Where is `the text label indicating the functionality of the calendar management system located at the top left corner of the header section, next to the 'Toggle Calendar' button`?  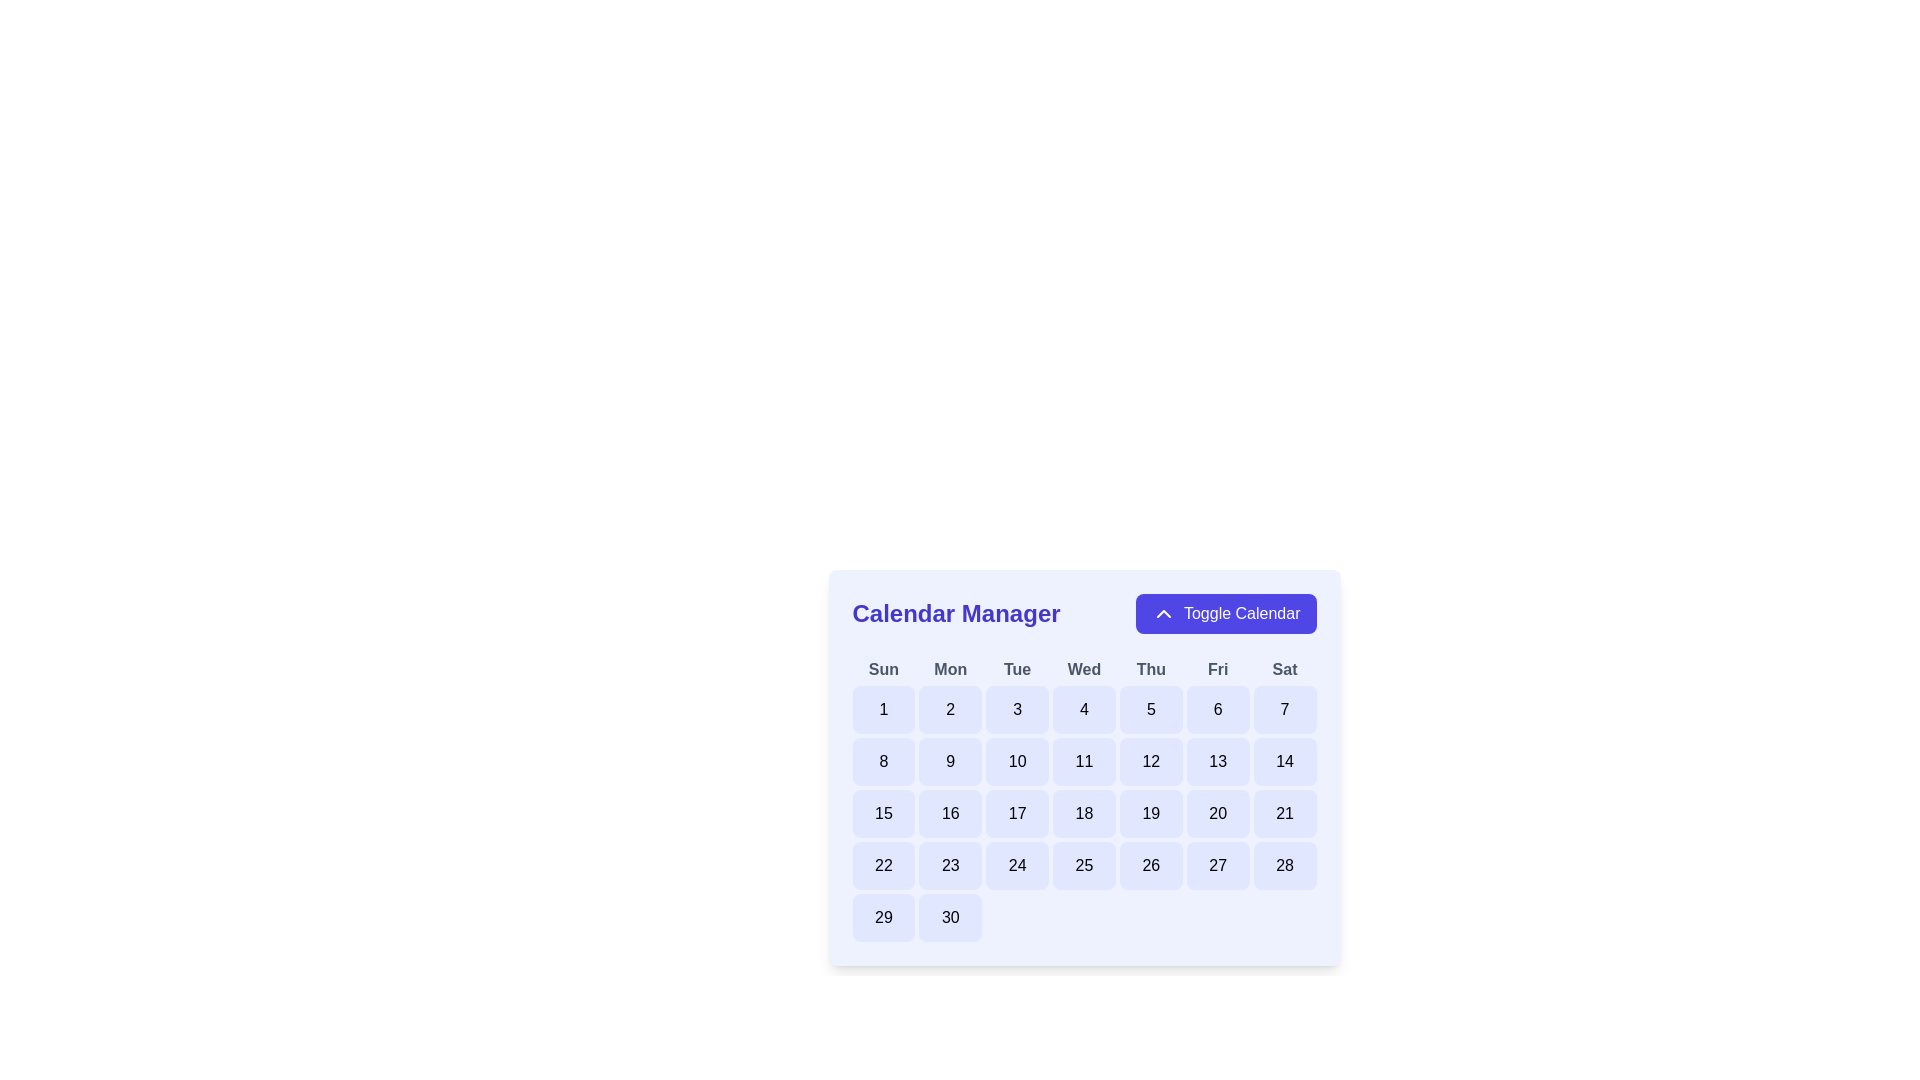 the text label indicating the functionality of the calendar management system located at the top left corner of the header section, next to the 'Toggle Calendar' button is located at coordinates (955, 612).